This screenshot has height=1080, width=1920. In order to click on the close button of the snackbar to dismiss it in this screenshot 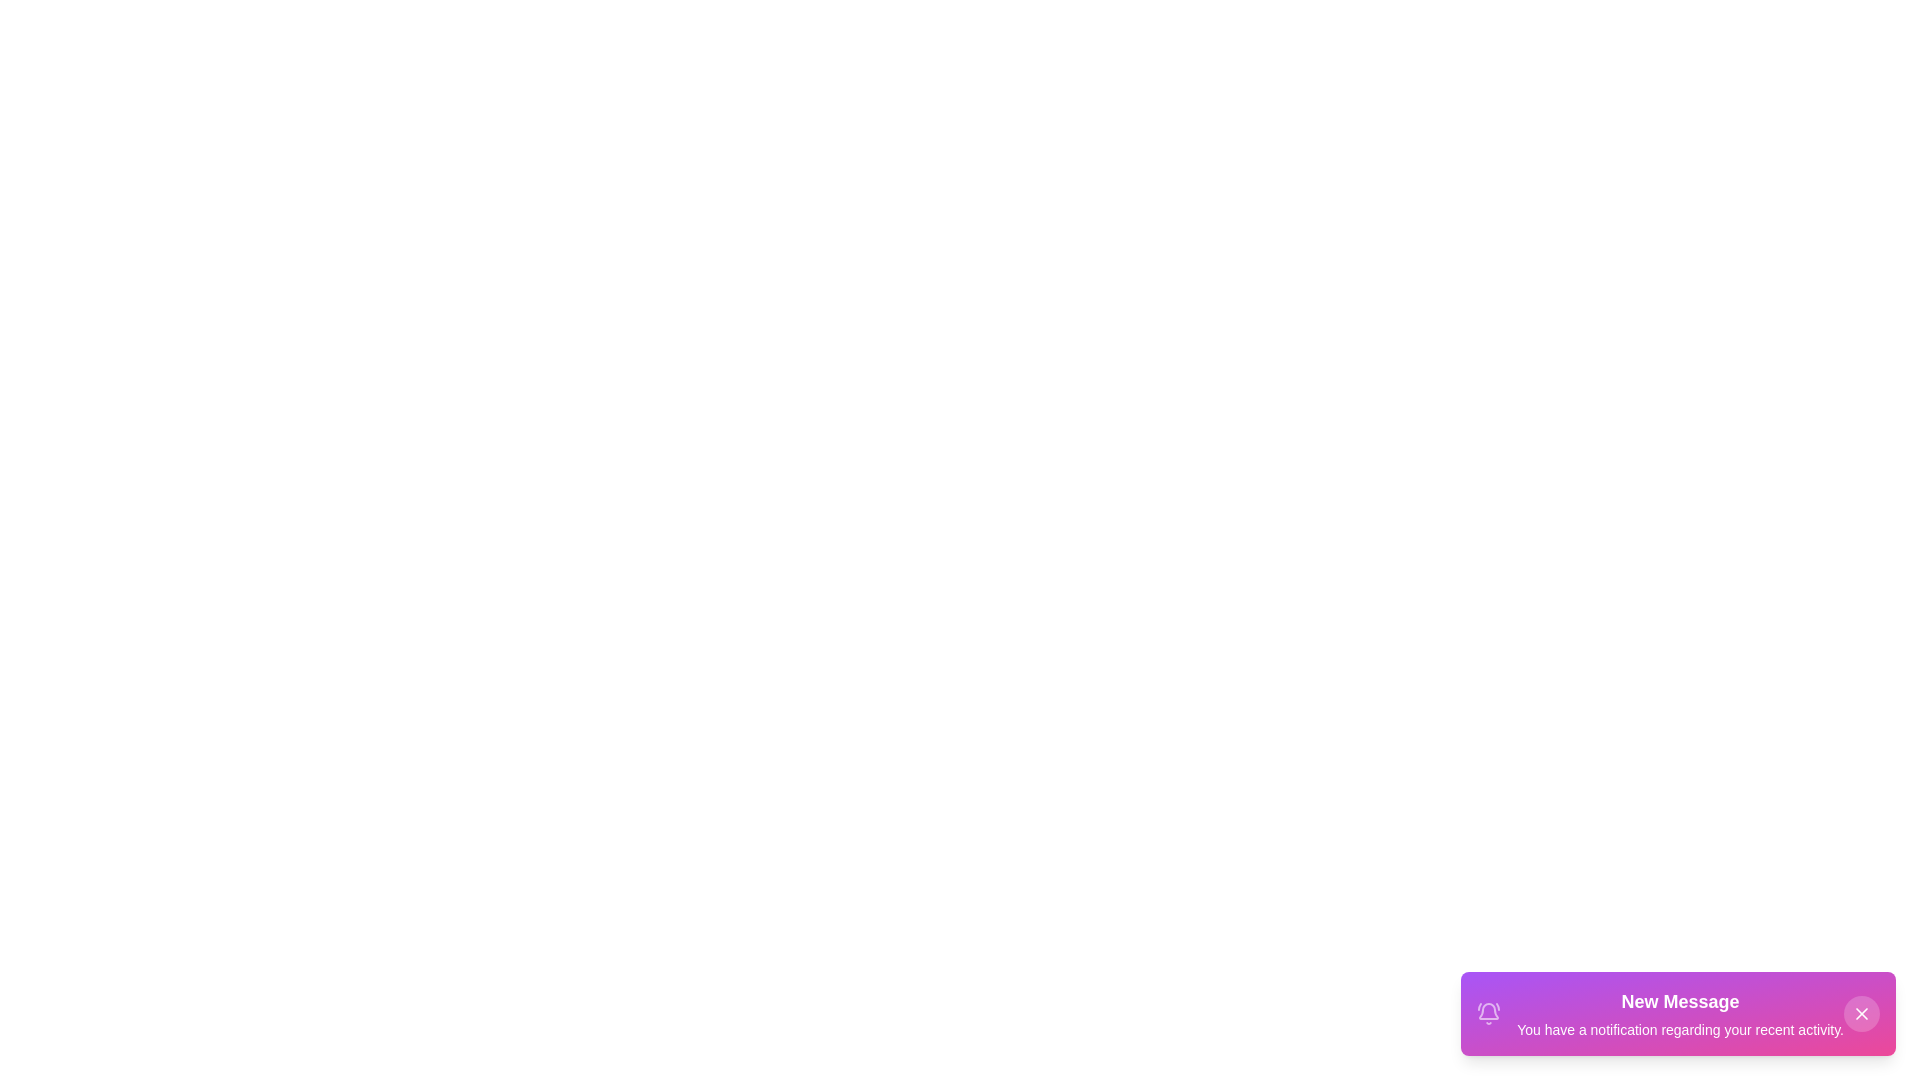, I will do `click(1861, 1014)`.